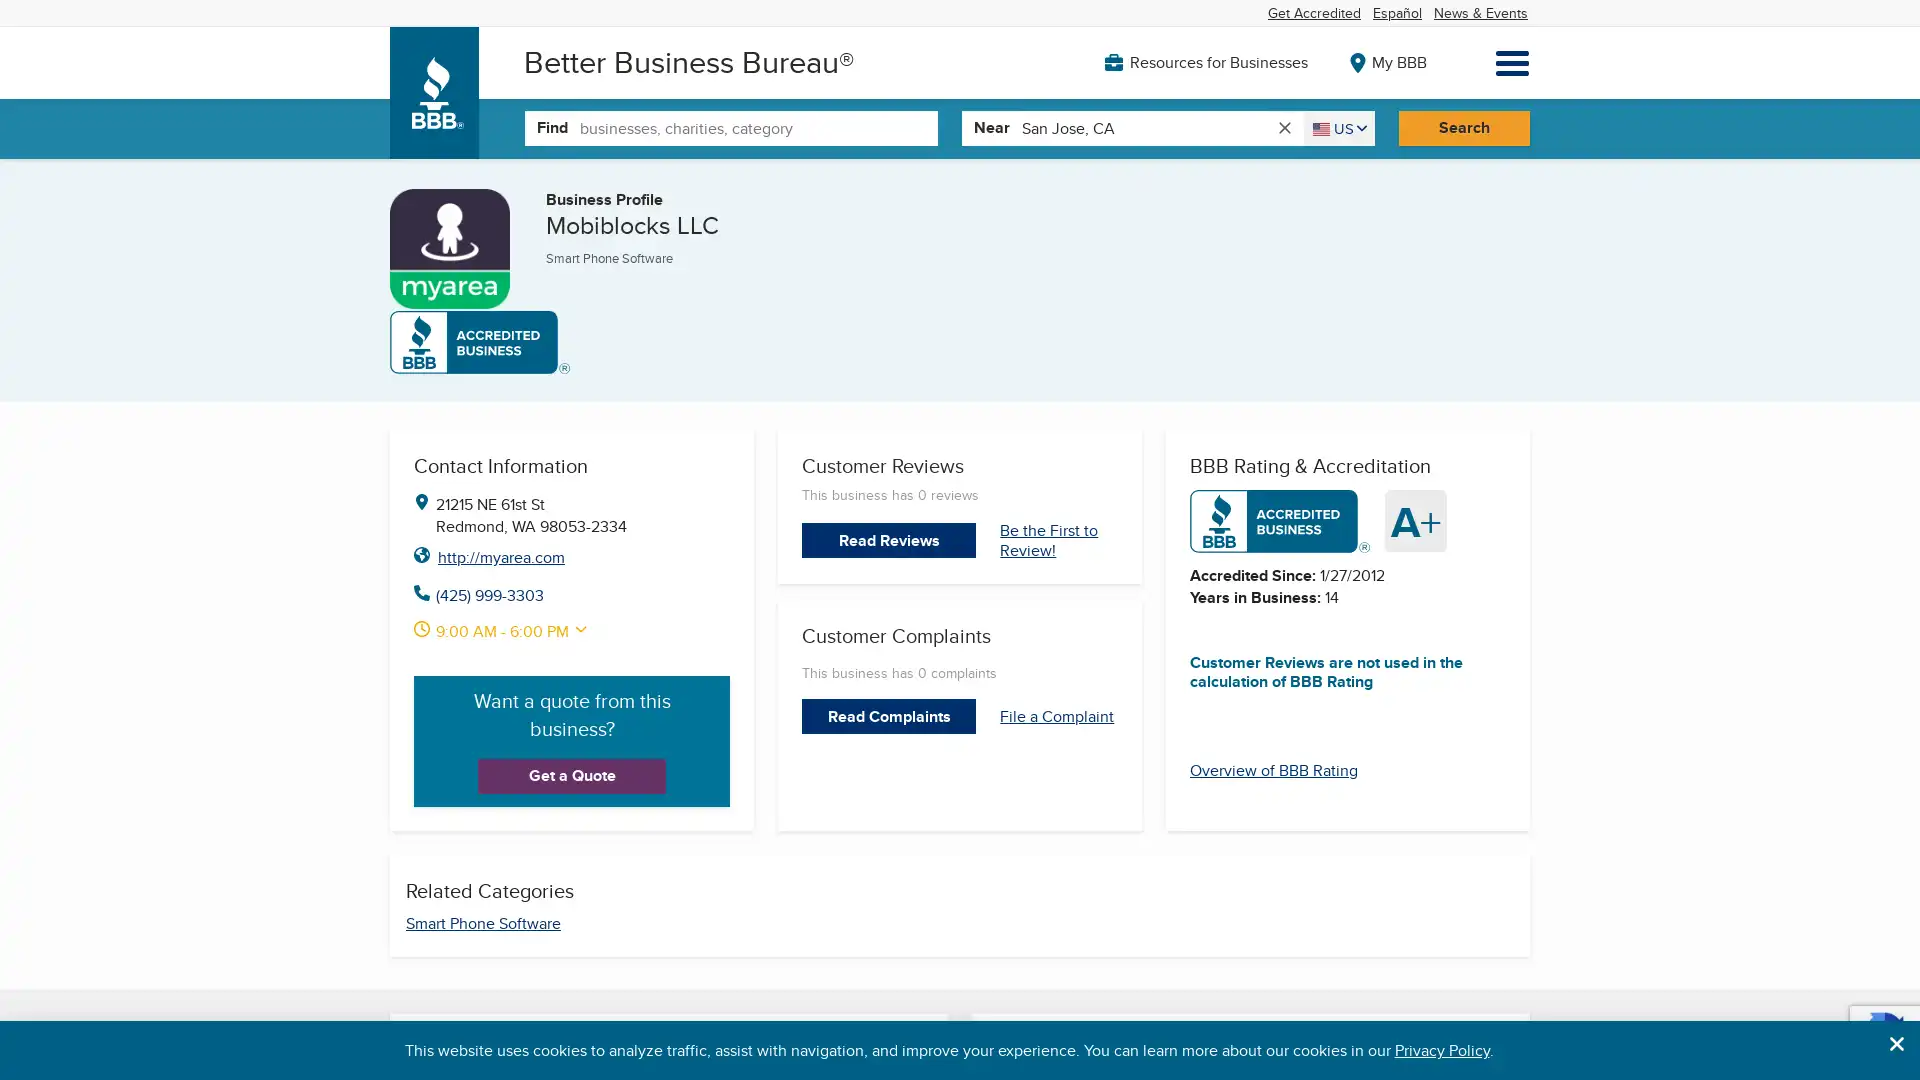  I want to click on My BBB, so click(1386, 60).